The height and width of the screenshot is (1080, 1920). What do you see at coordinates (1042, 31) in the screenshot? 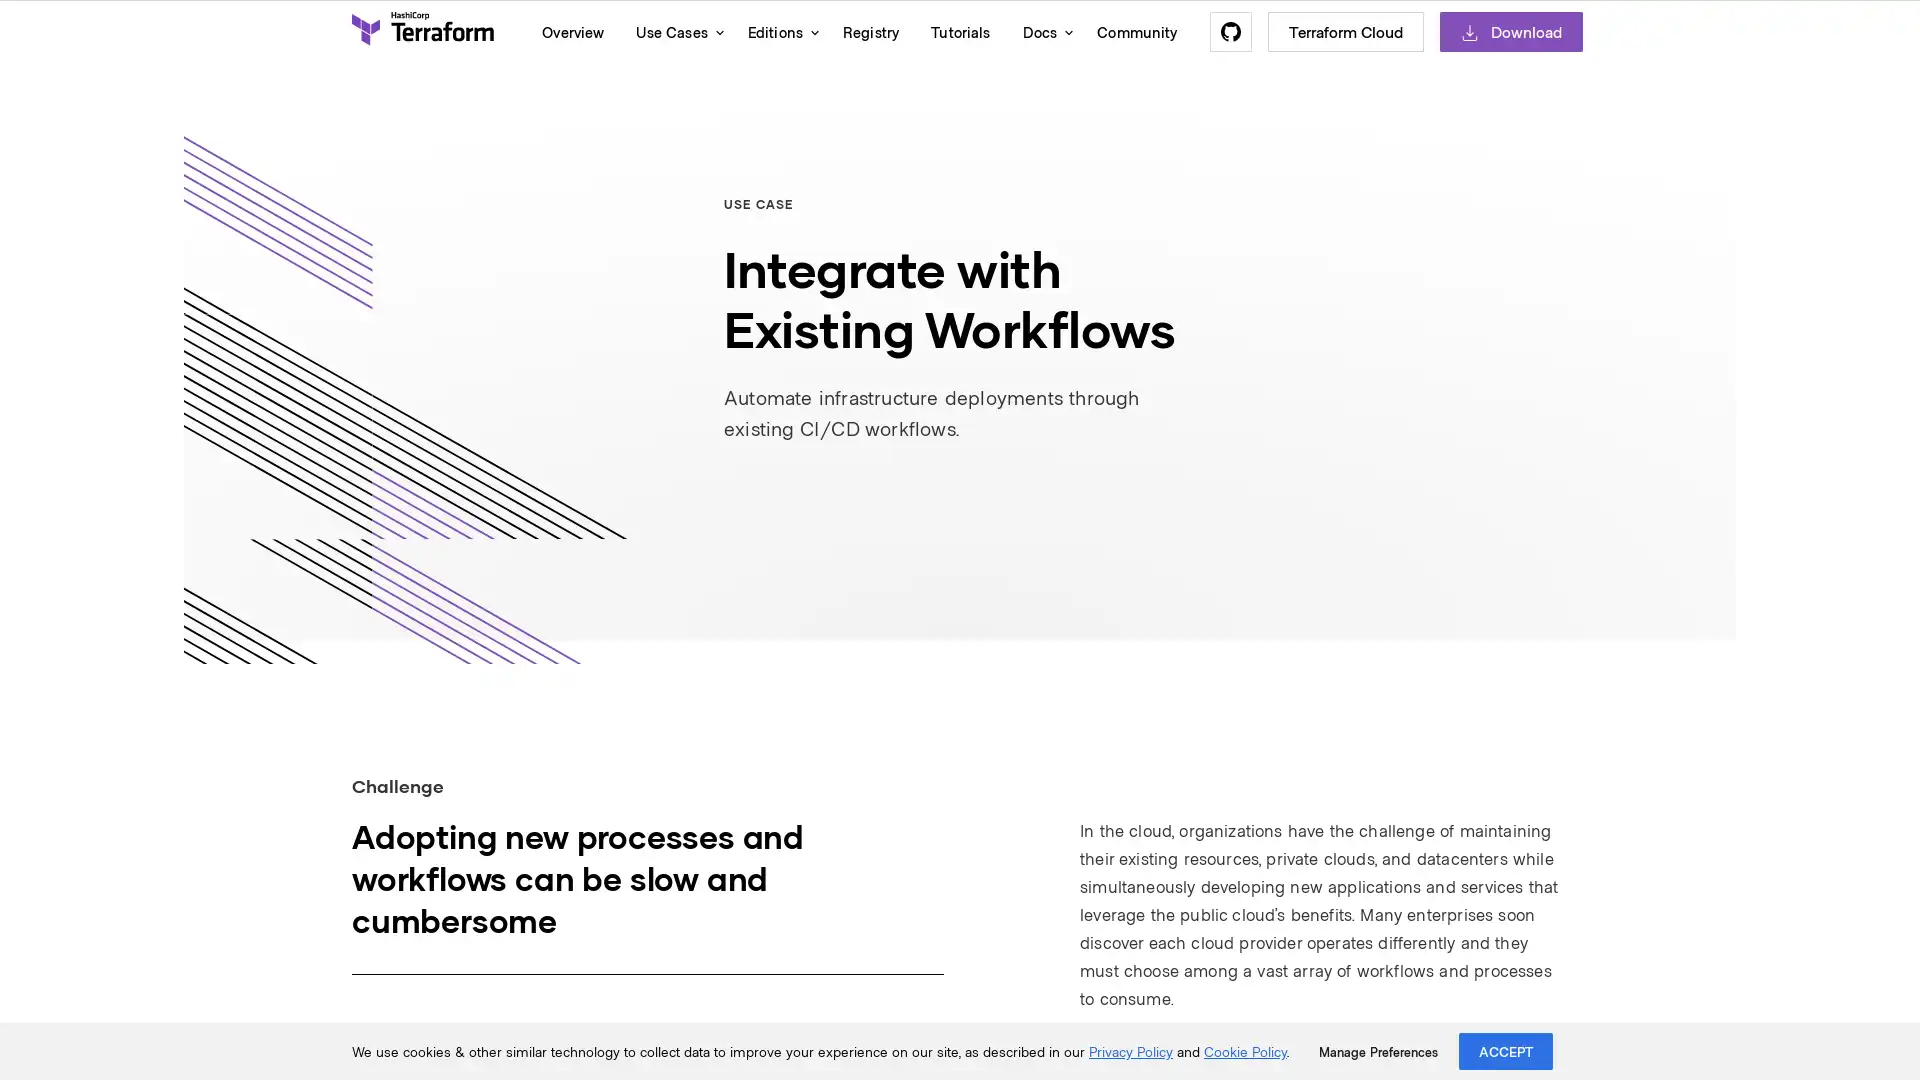
I see `Docs` at bounding box center [1042, 31].